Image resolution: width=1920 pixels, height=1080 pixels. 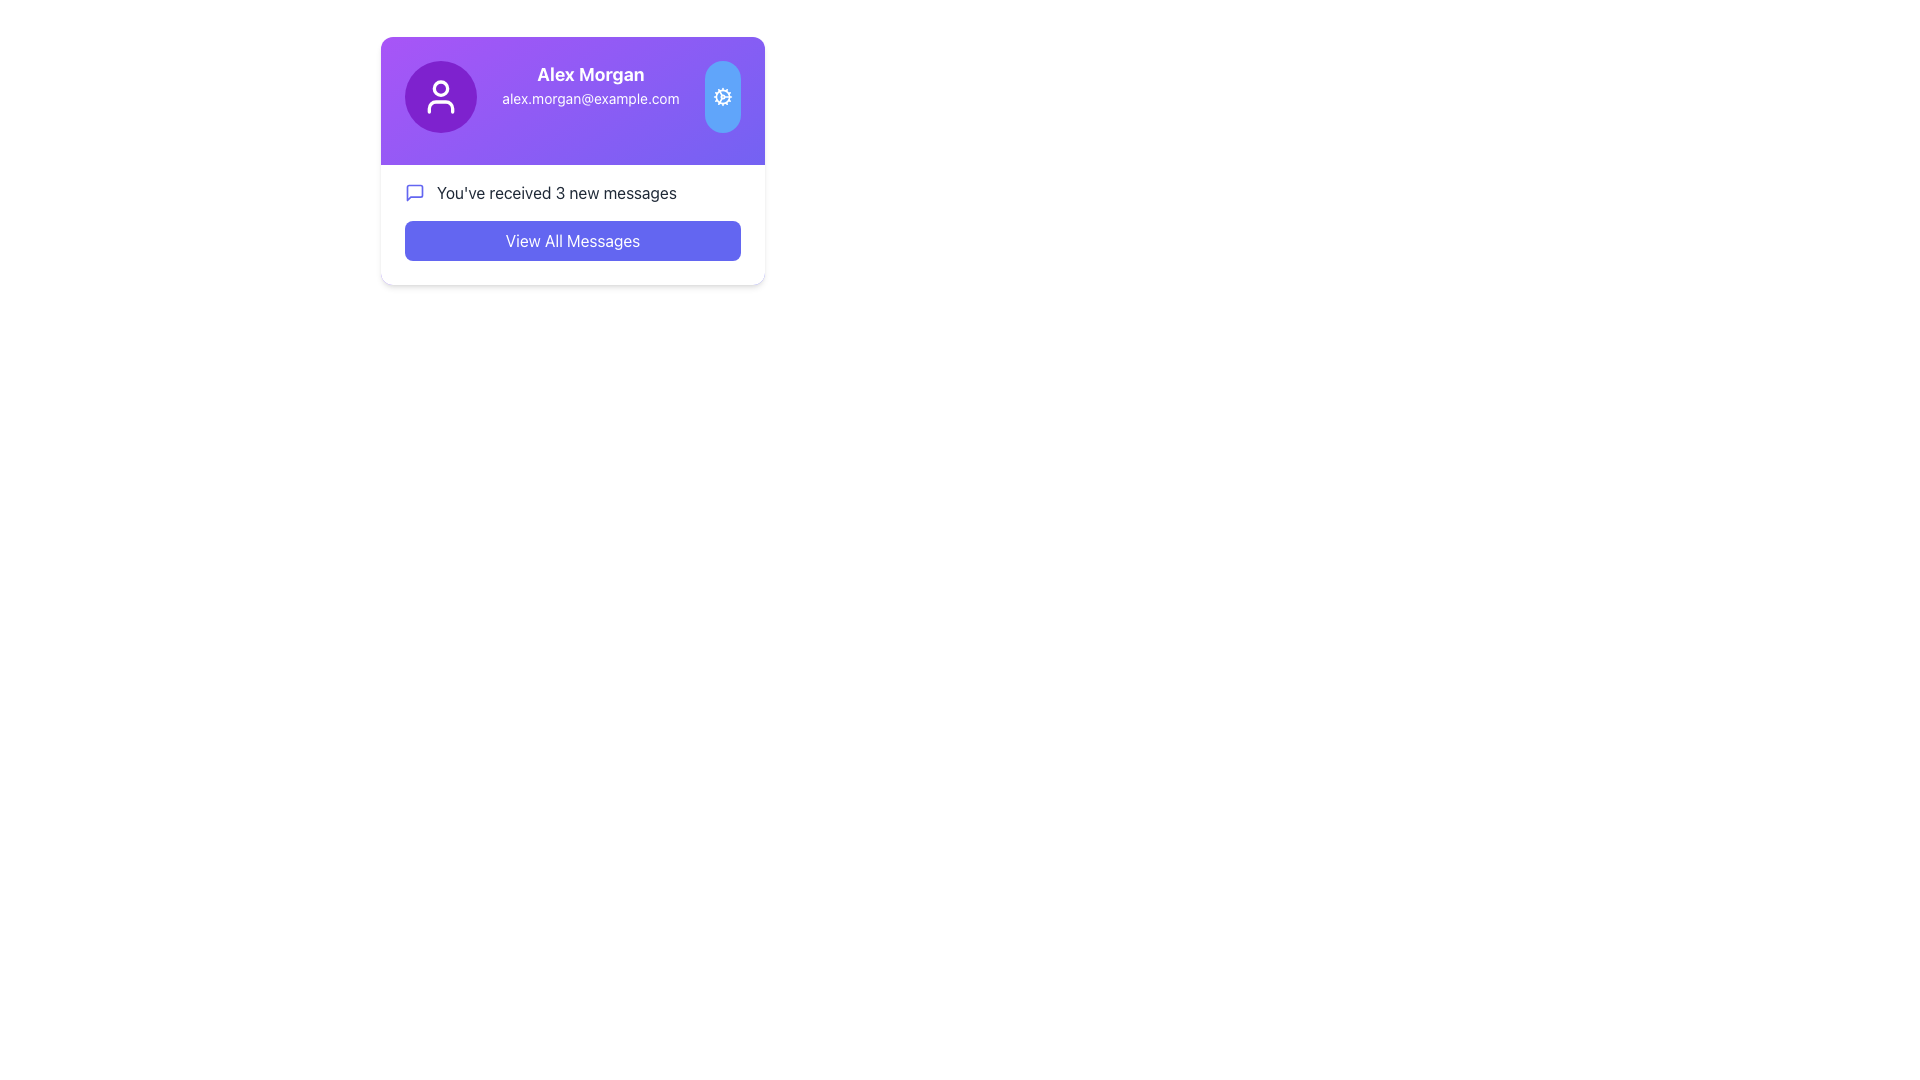 I want to click on the Icon Display Component representing the user profile located to the left of the text 'Alex Morgan' and 'alex.morgan@example.com', so click(x=440, y=96).